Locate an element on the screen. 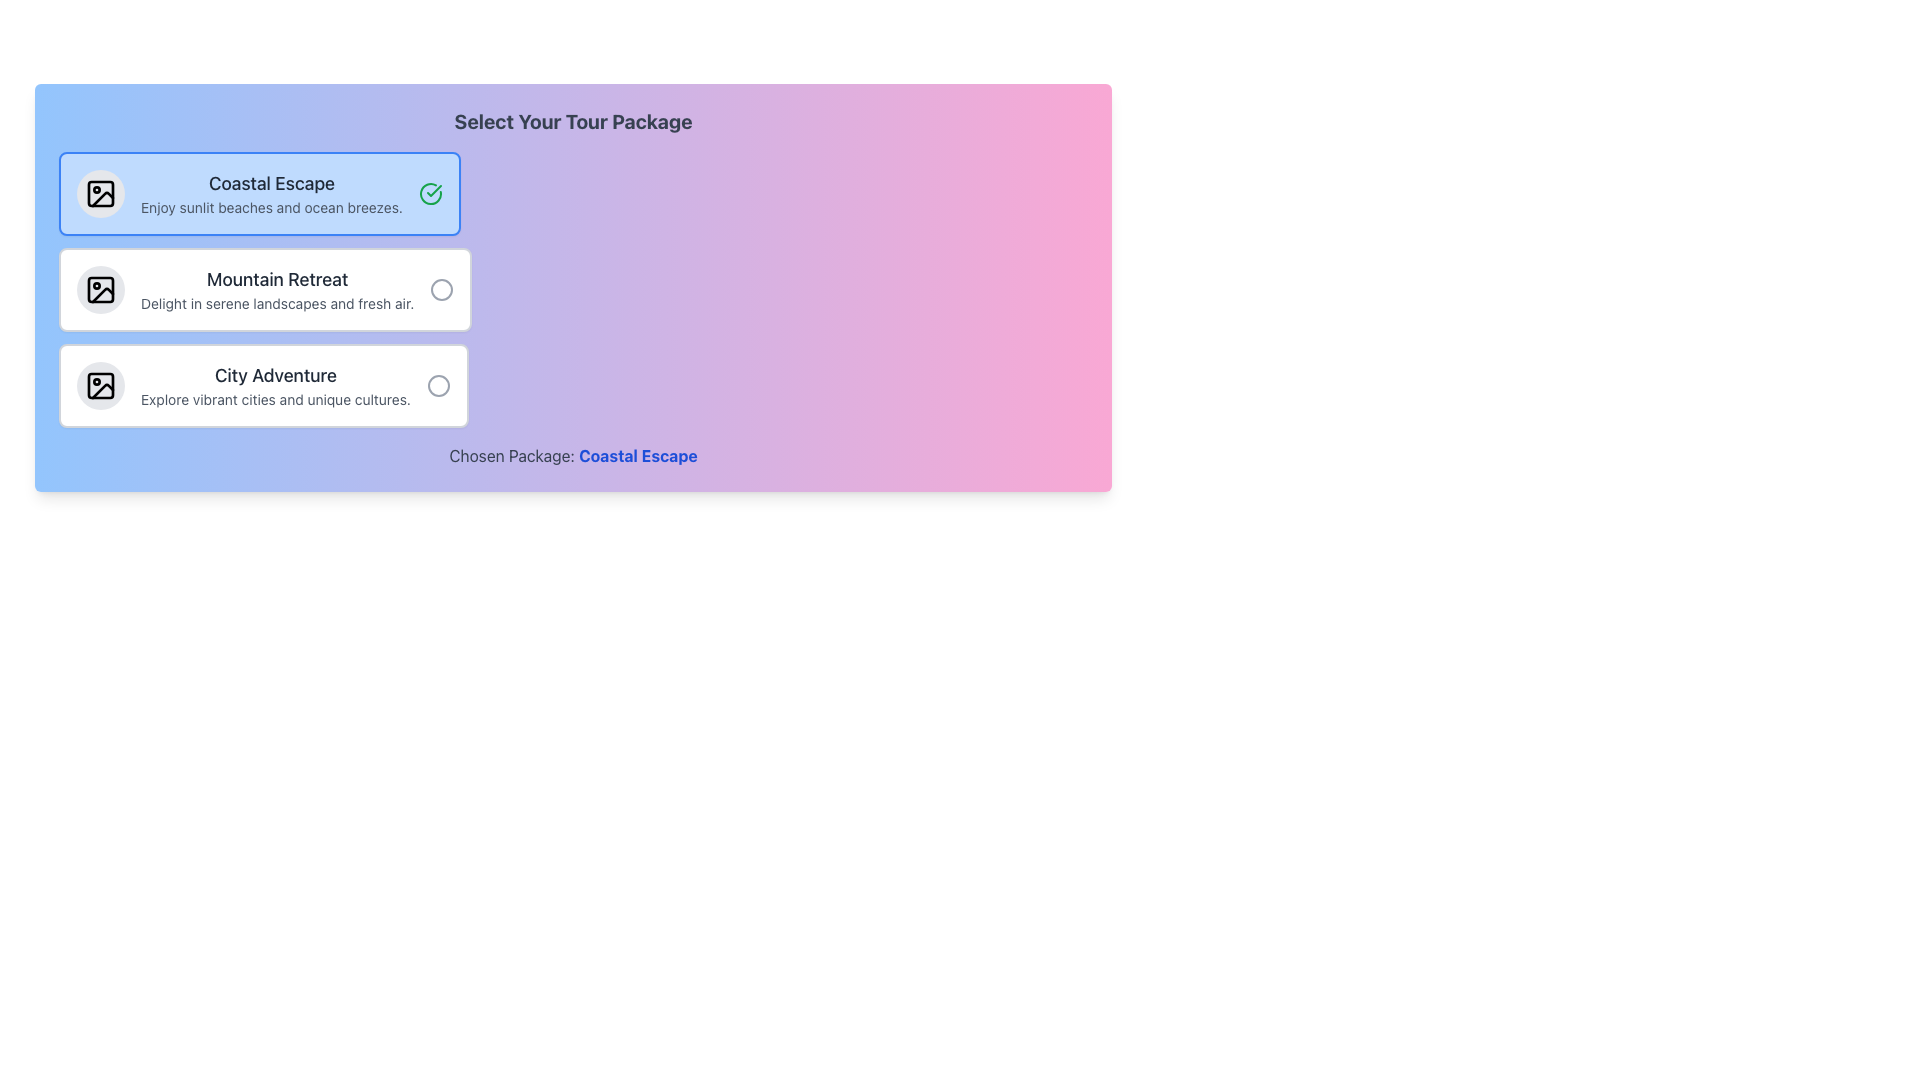 This screenshot has width=1920, height=1080. the radio button indicating an inactive or unselected state for the 'Mountain Retreat' option, located to the far right of the second option in a vertical list of three is located at coordinates (441, 289).